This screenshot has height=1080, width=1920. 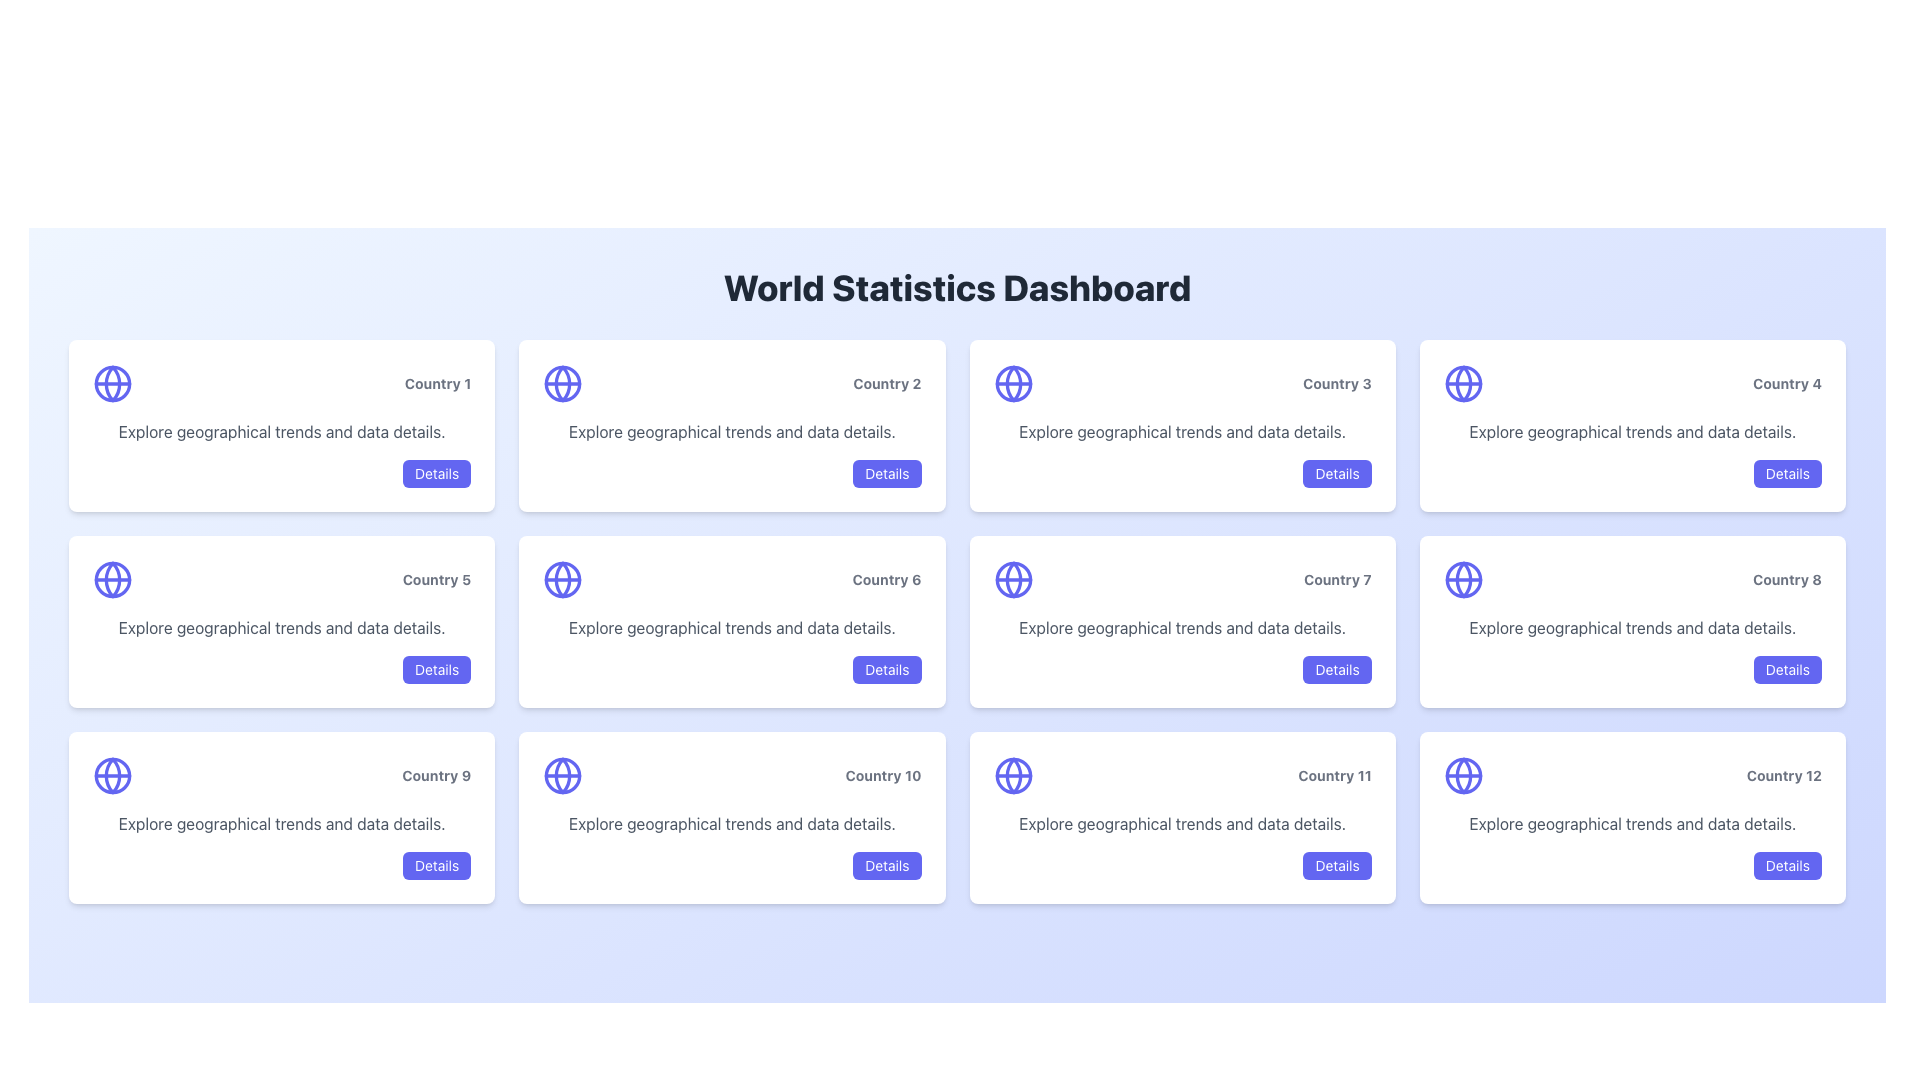 I want to click on the text label located in the bottom-left card of a 3x4 grid layout, which serves as a header or title for the associated card, so click(x=435, y=774).